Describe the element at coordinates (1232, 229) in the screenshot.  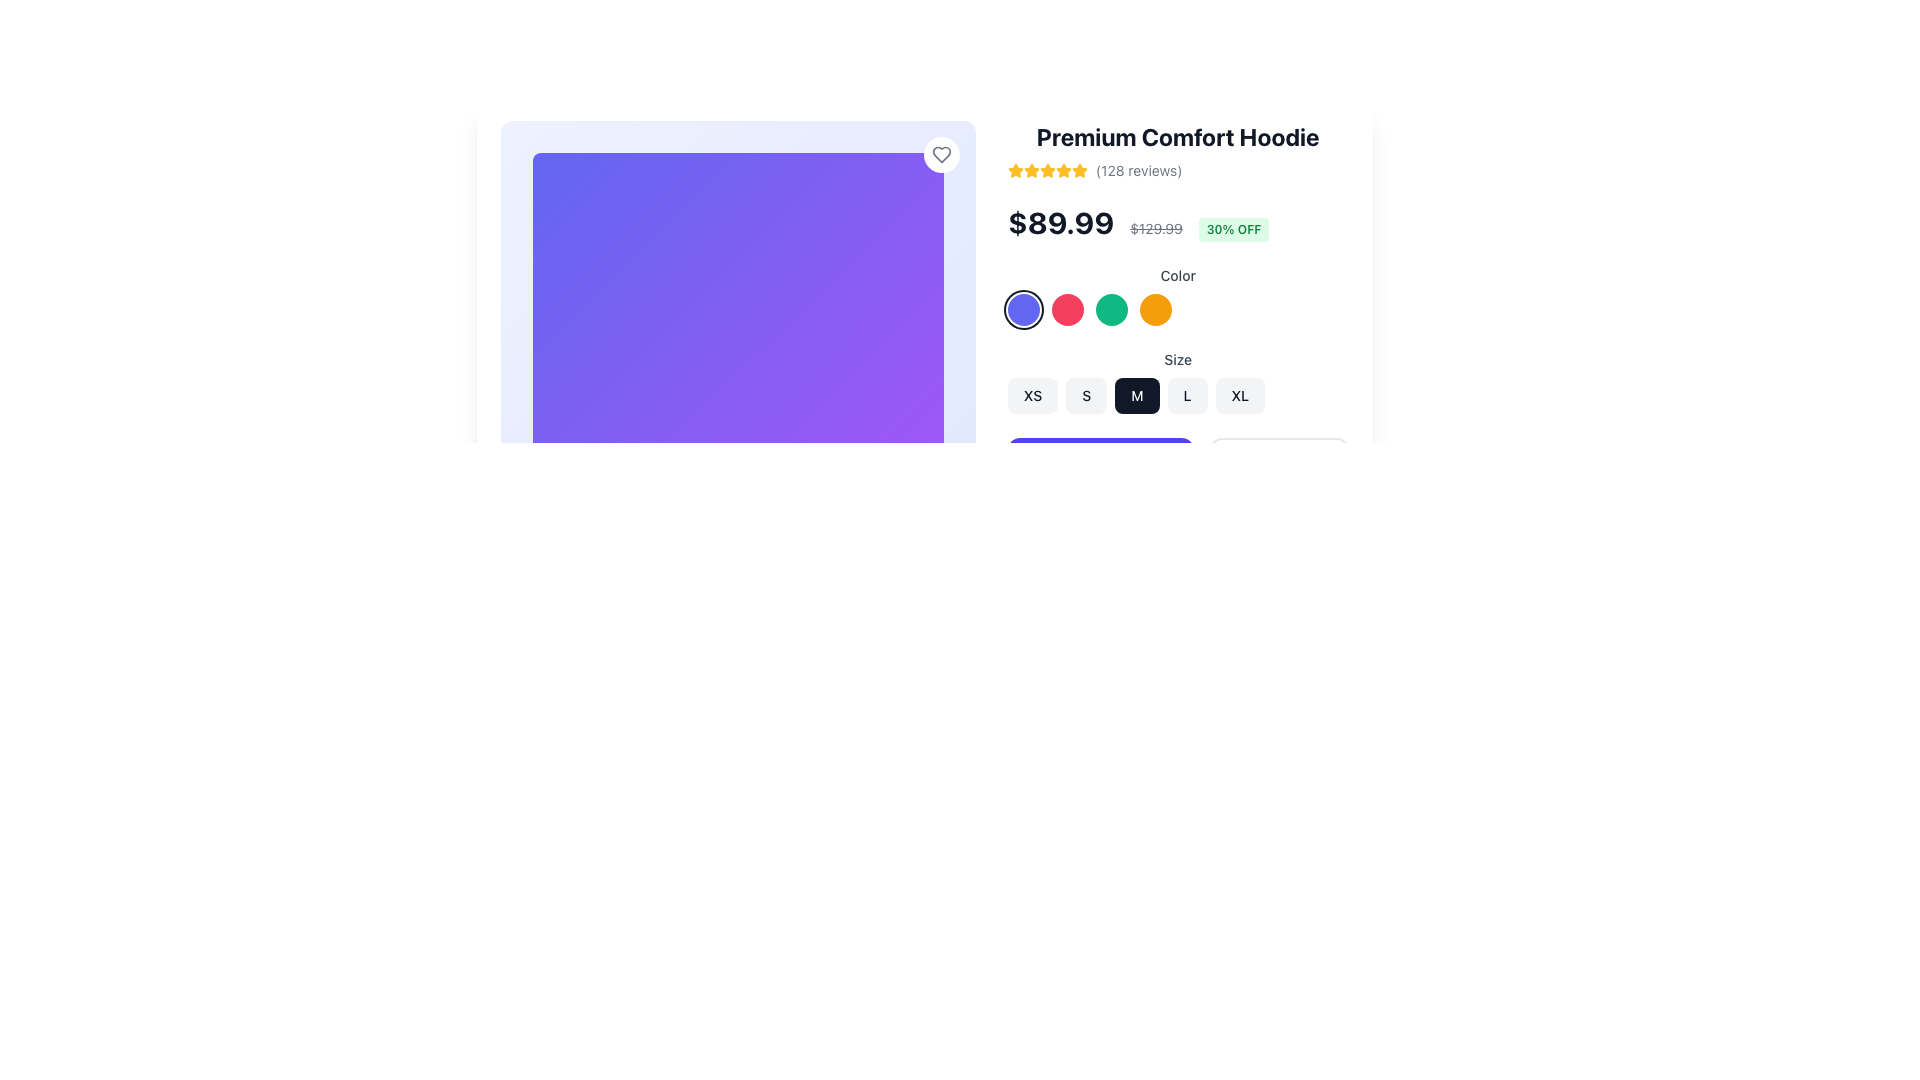
I see `the discount label indicating a 30% discount on the current product to visualize the discount amount` at that location.